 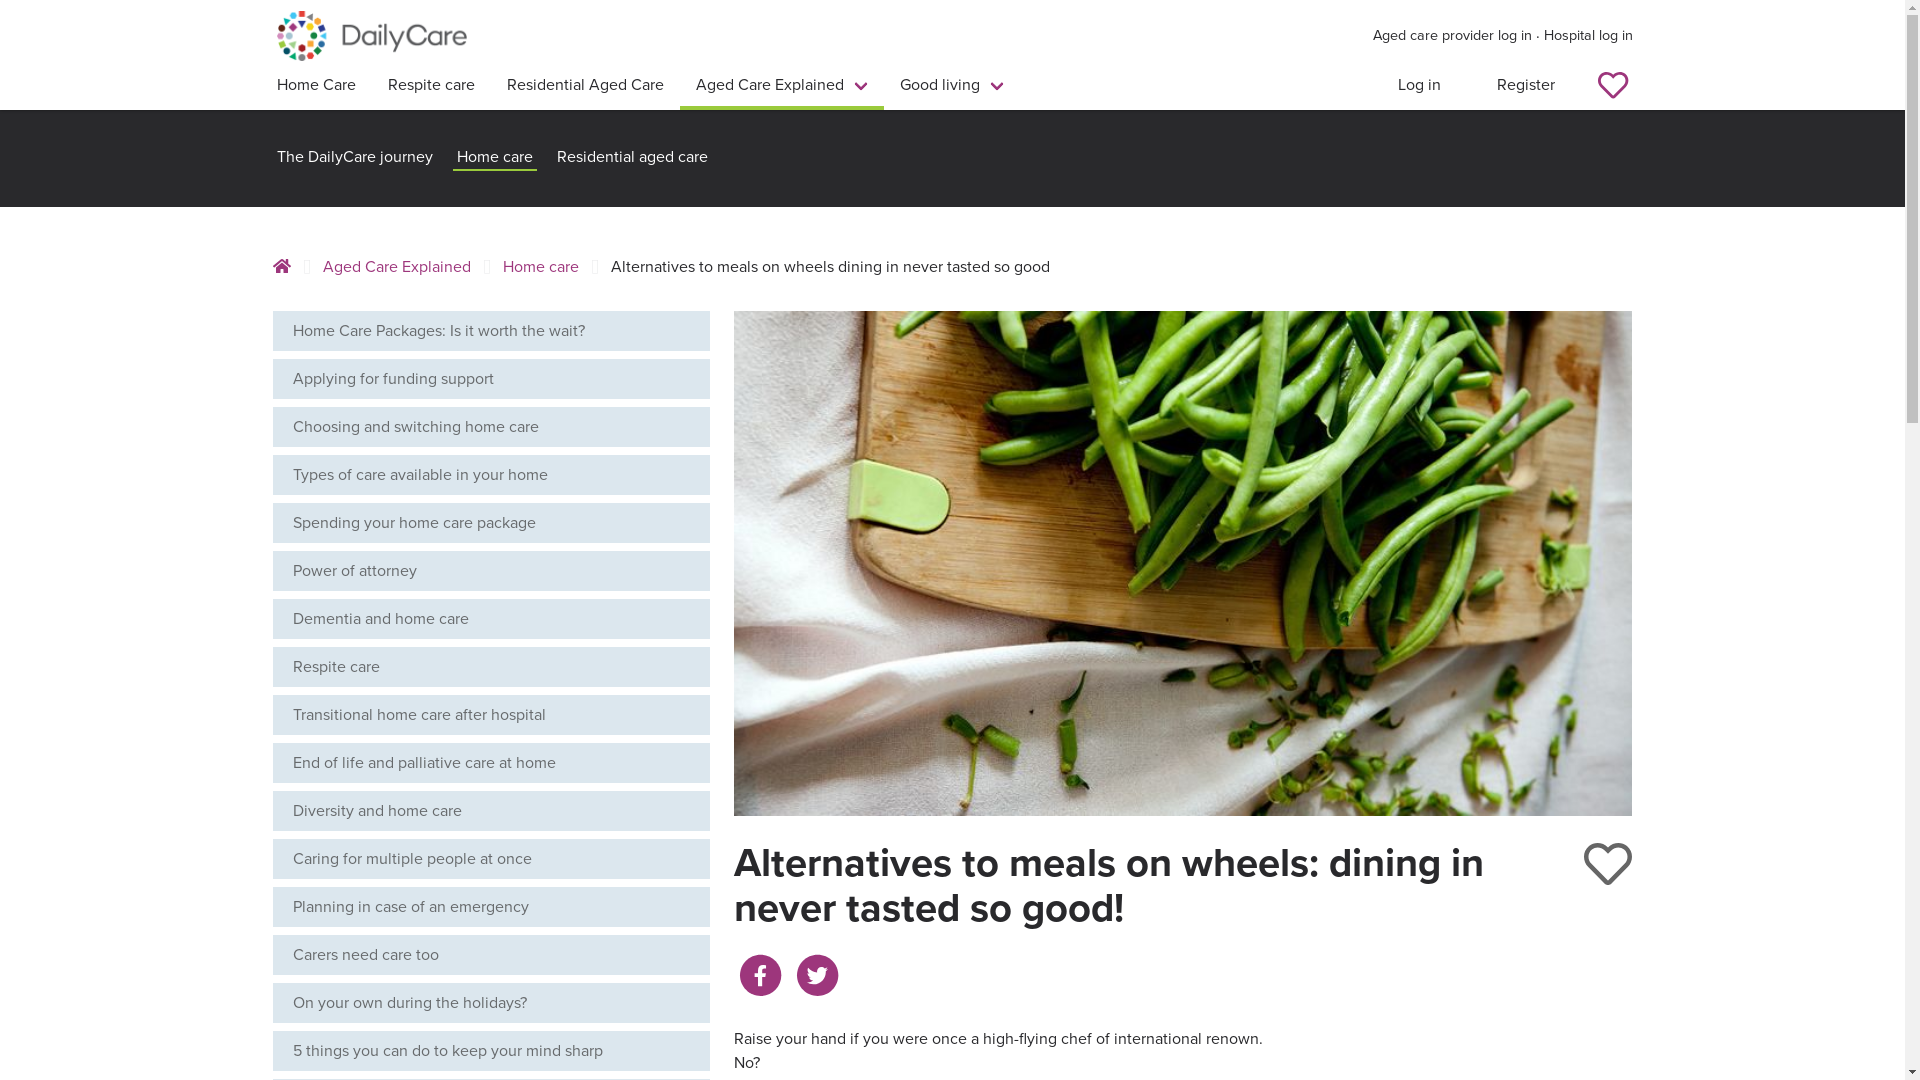 I want to click on 'Register', so click(x=1524, y=86).